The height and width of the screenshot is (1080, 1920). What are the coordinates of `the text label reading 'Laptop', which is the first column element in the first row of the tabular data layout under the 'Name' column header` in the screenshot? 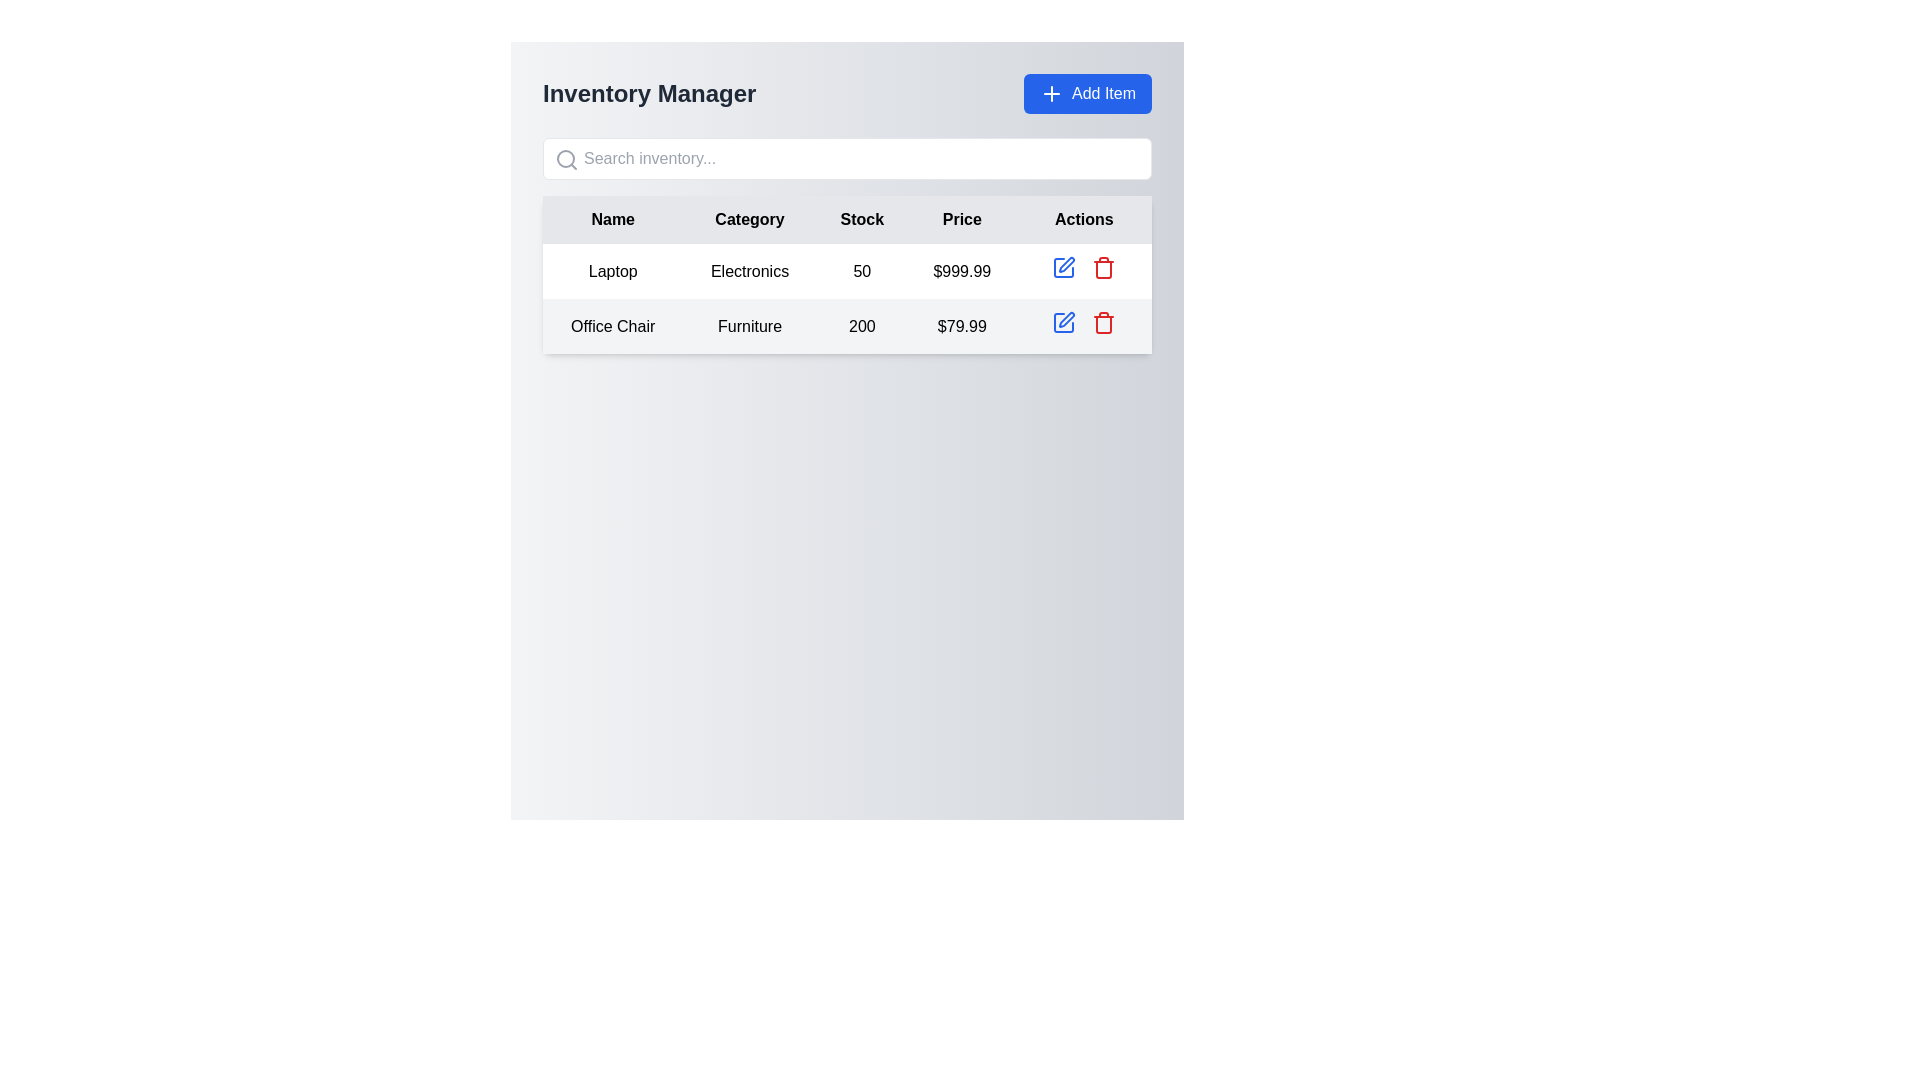 It's located at (612, 271).